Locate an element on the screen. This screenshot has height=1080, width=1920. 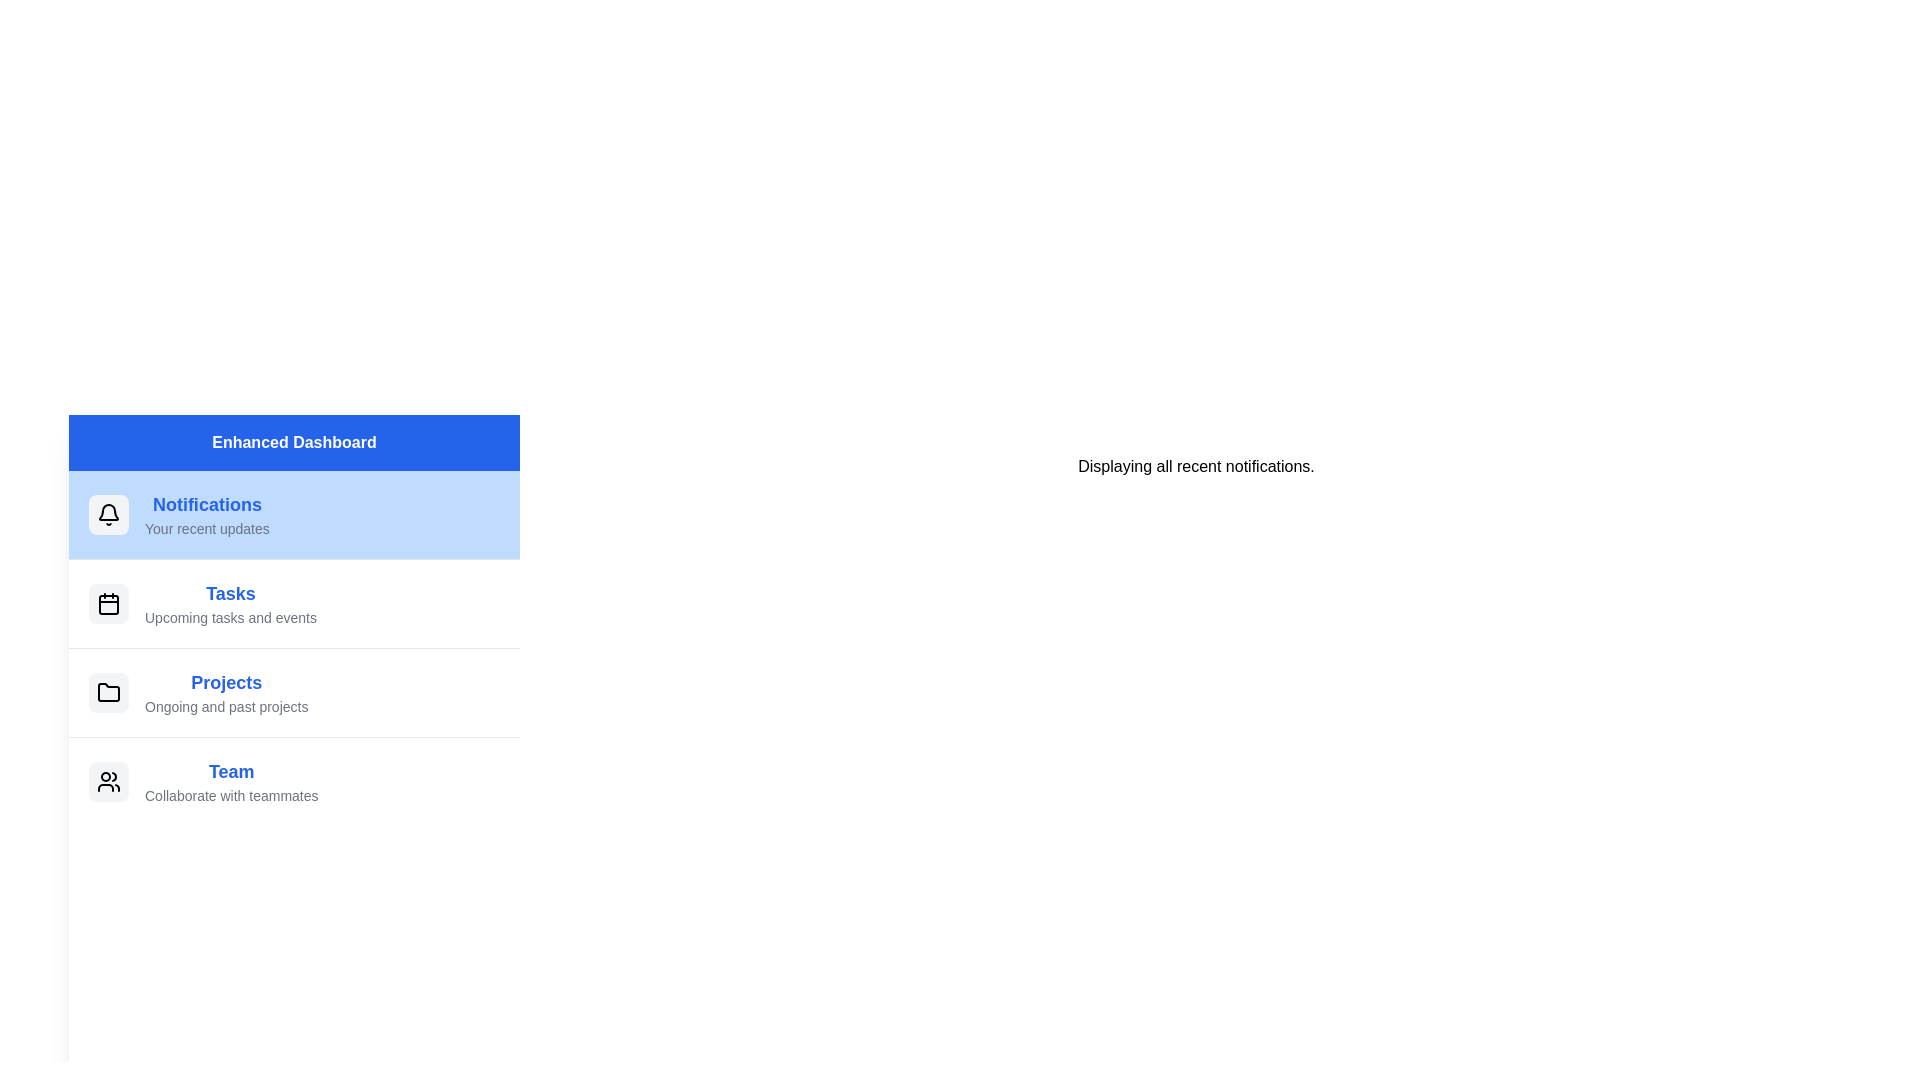
the menu item Projects to access its context menu is located at coordinates (293, 691).